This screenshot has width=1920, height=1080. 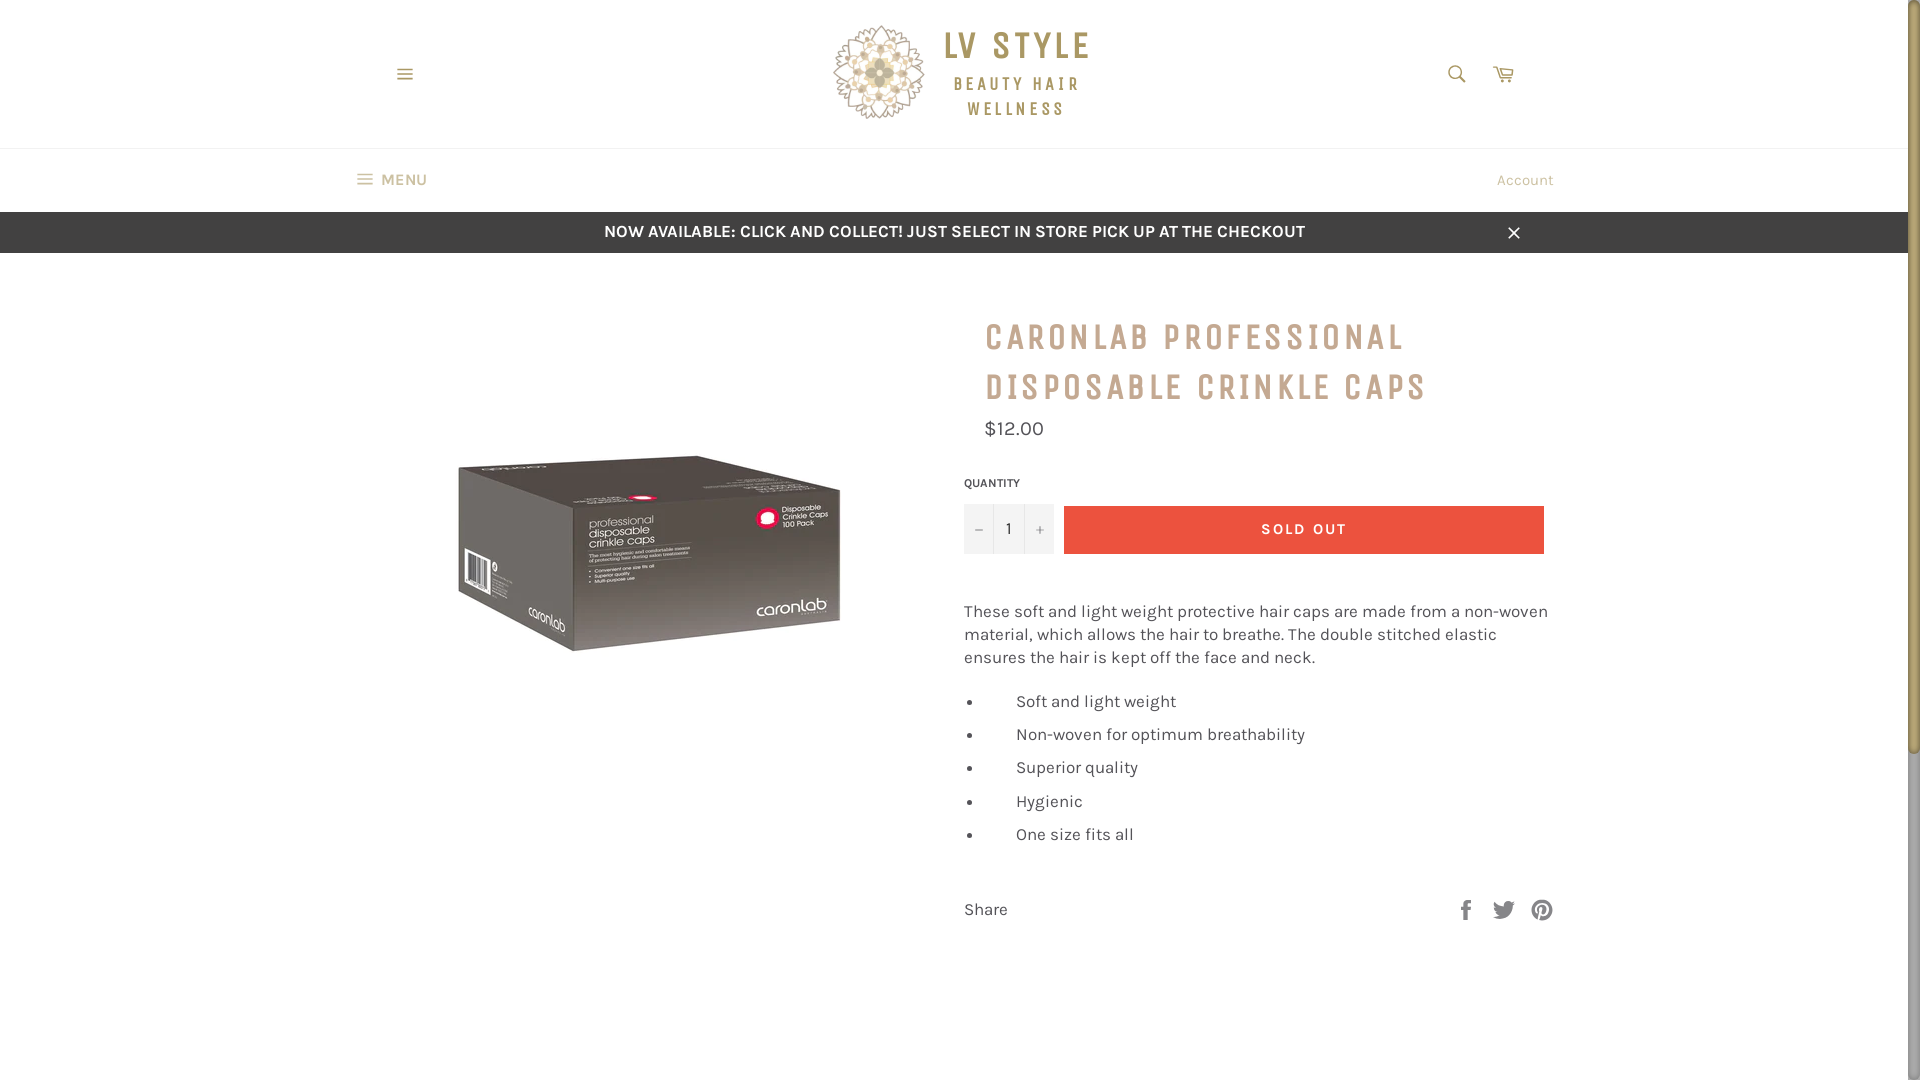 I want to click on '+', so click(x=1038, y=527).